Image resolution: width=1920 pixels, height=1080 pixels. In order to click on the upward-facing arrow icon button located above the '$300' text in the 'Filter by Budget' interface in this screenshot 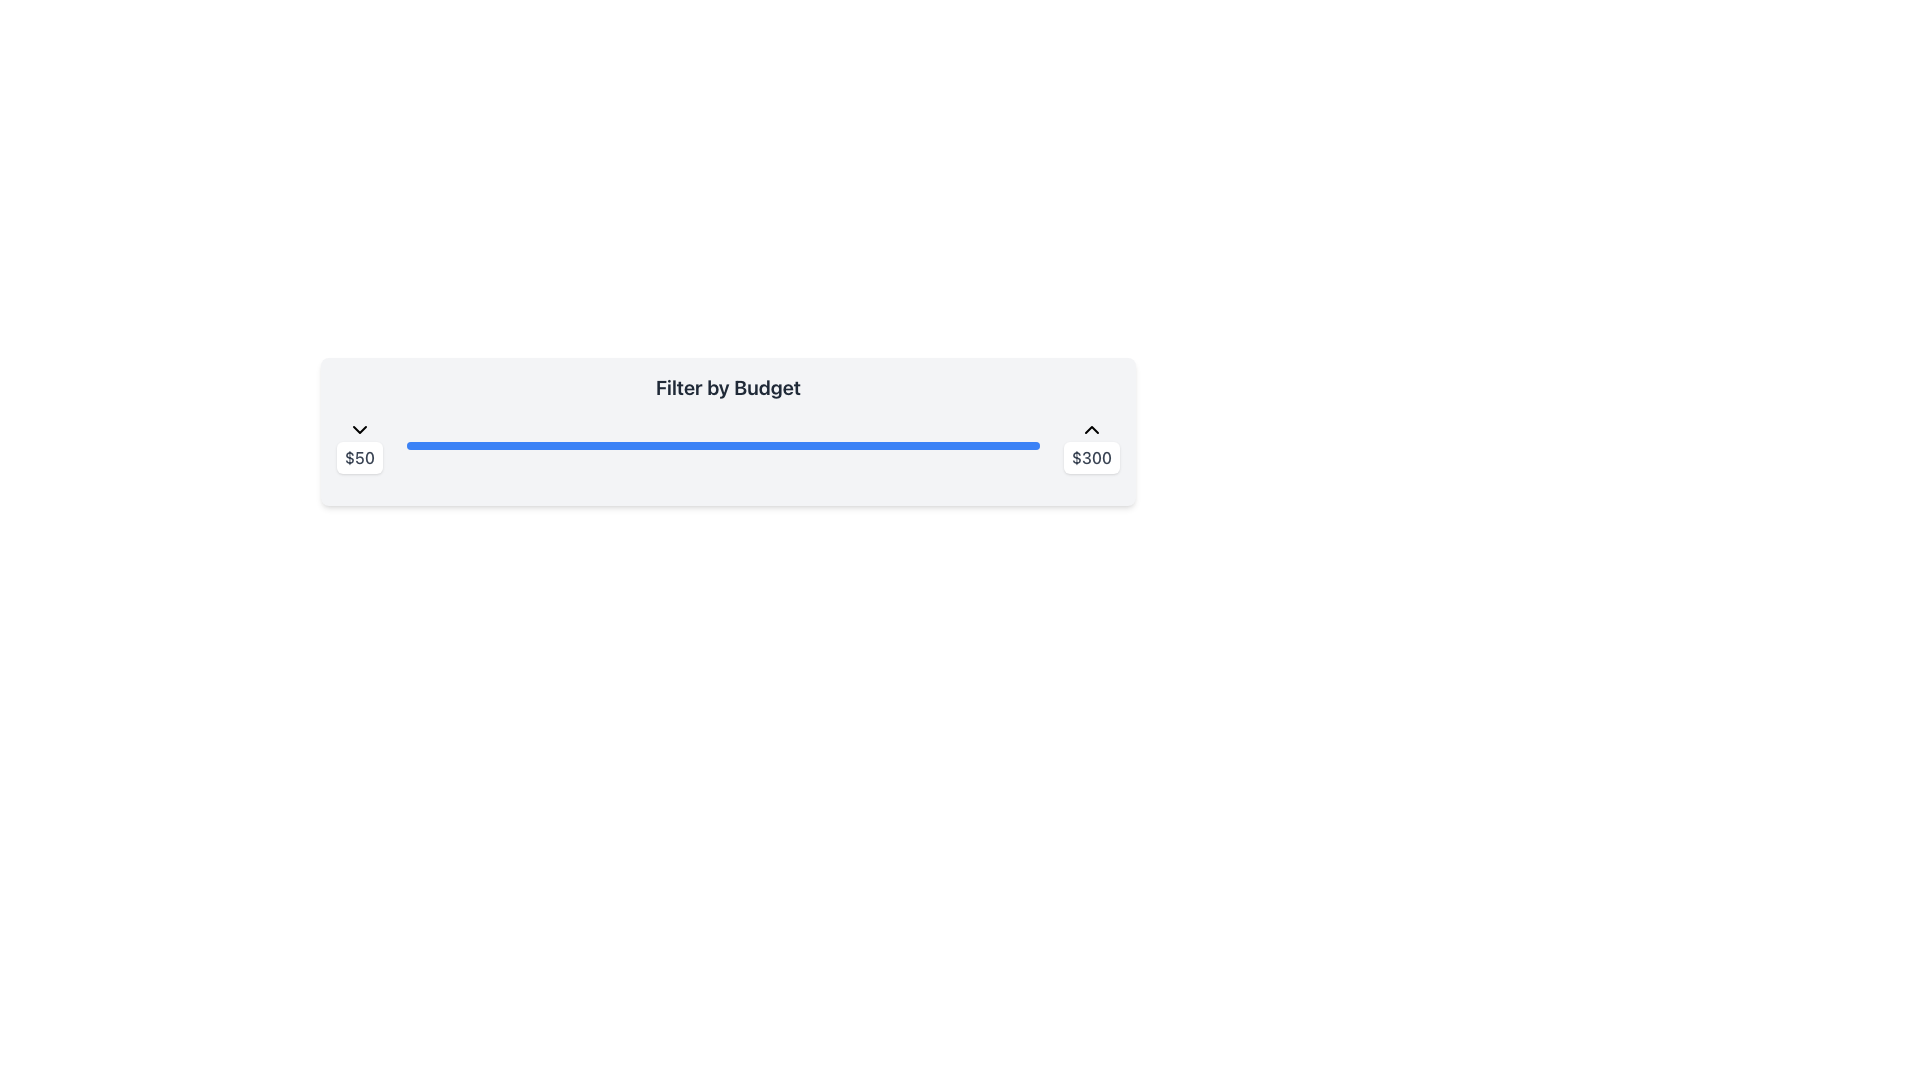, I will do `click(1090, 428)`.